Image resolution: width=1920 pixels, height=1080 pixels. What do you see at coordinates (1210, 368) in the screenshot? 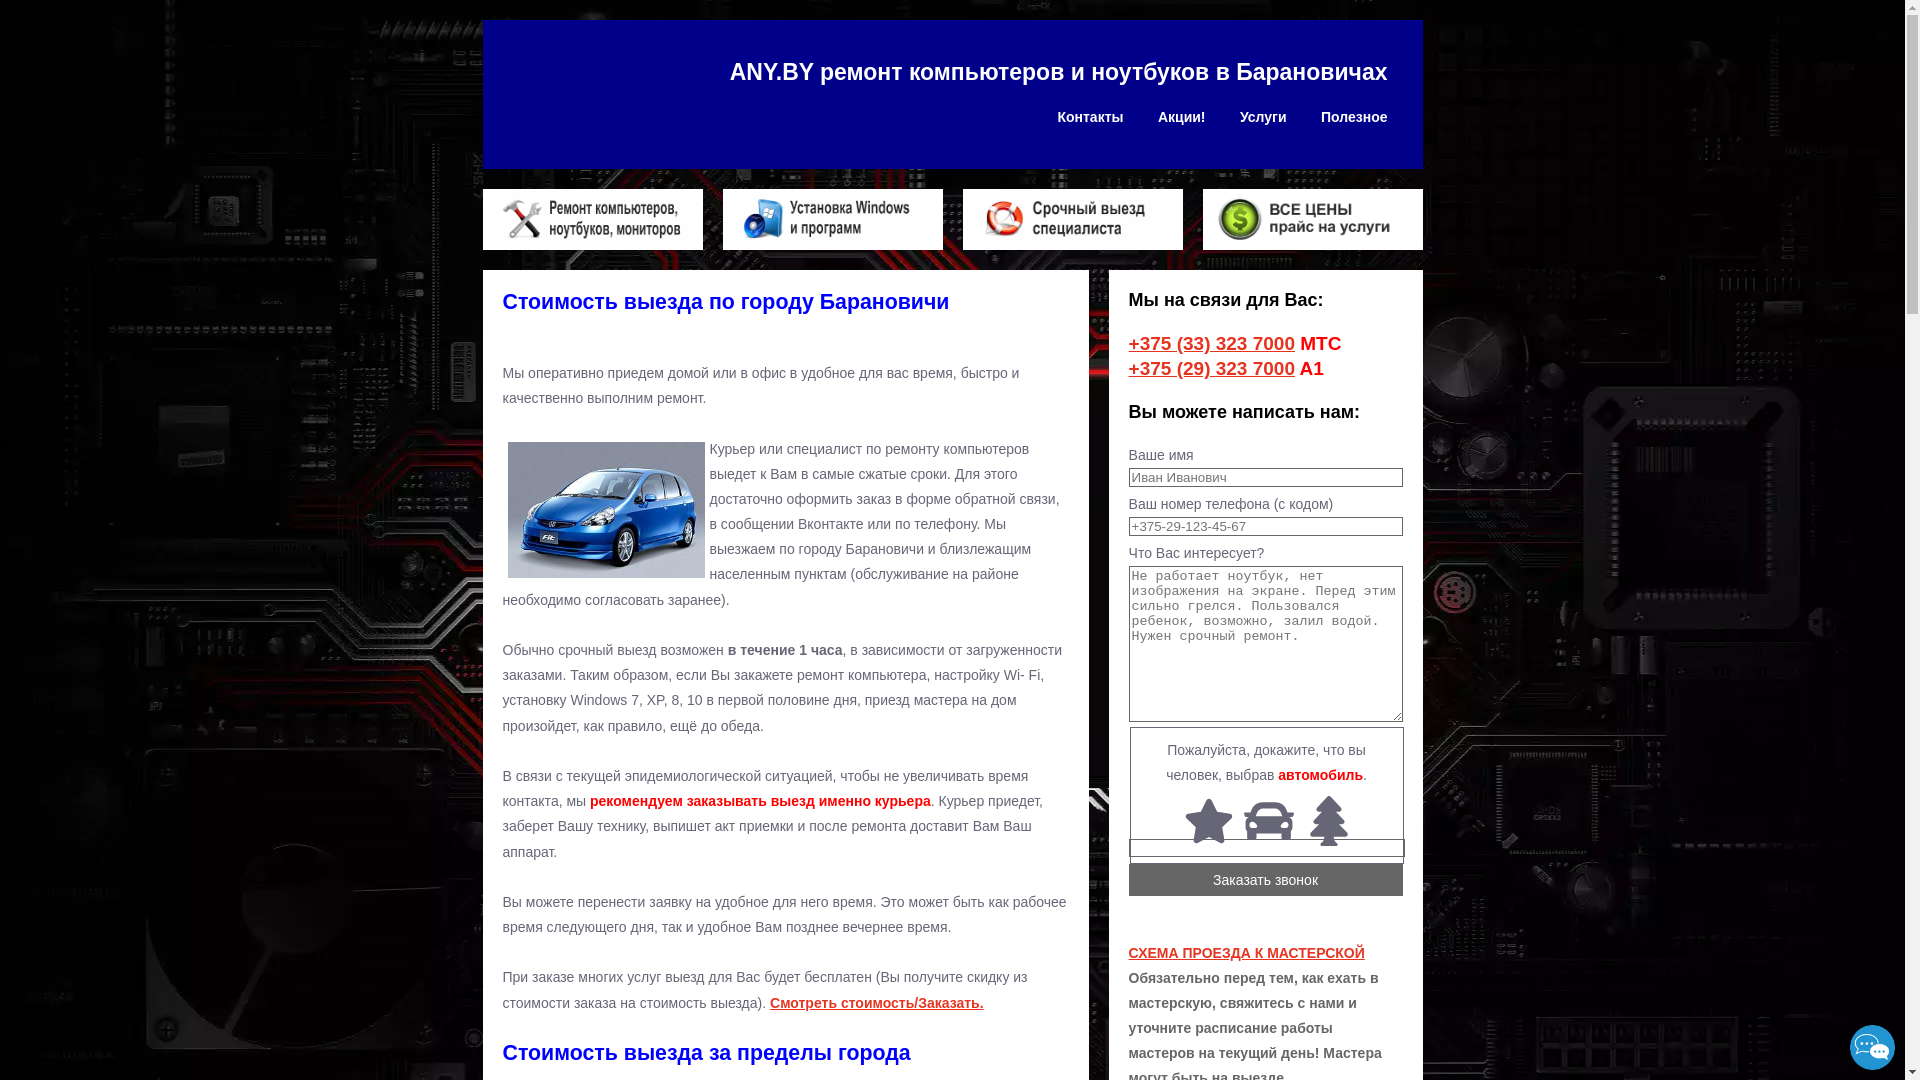
I see `'+375 (29) 323 7000'` at bounding box center [1210, 368].